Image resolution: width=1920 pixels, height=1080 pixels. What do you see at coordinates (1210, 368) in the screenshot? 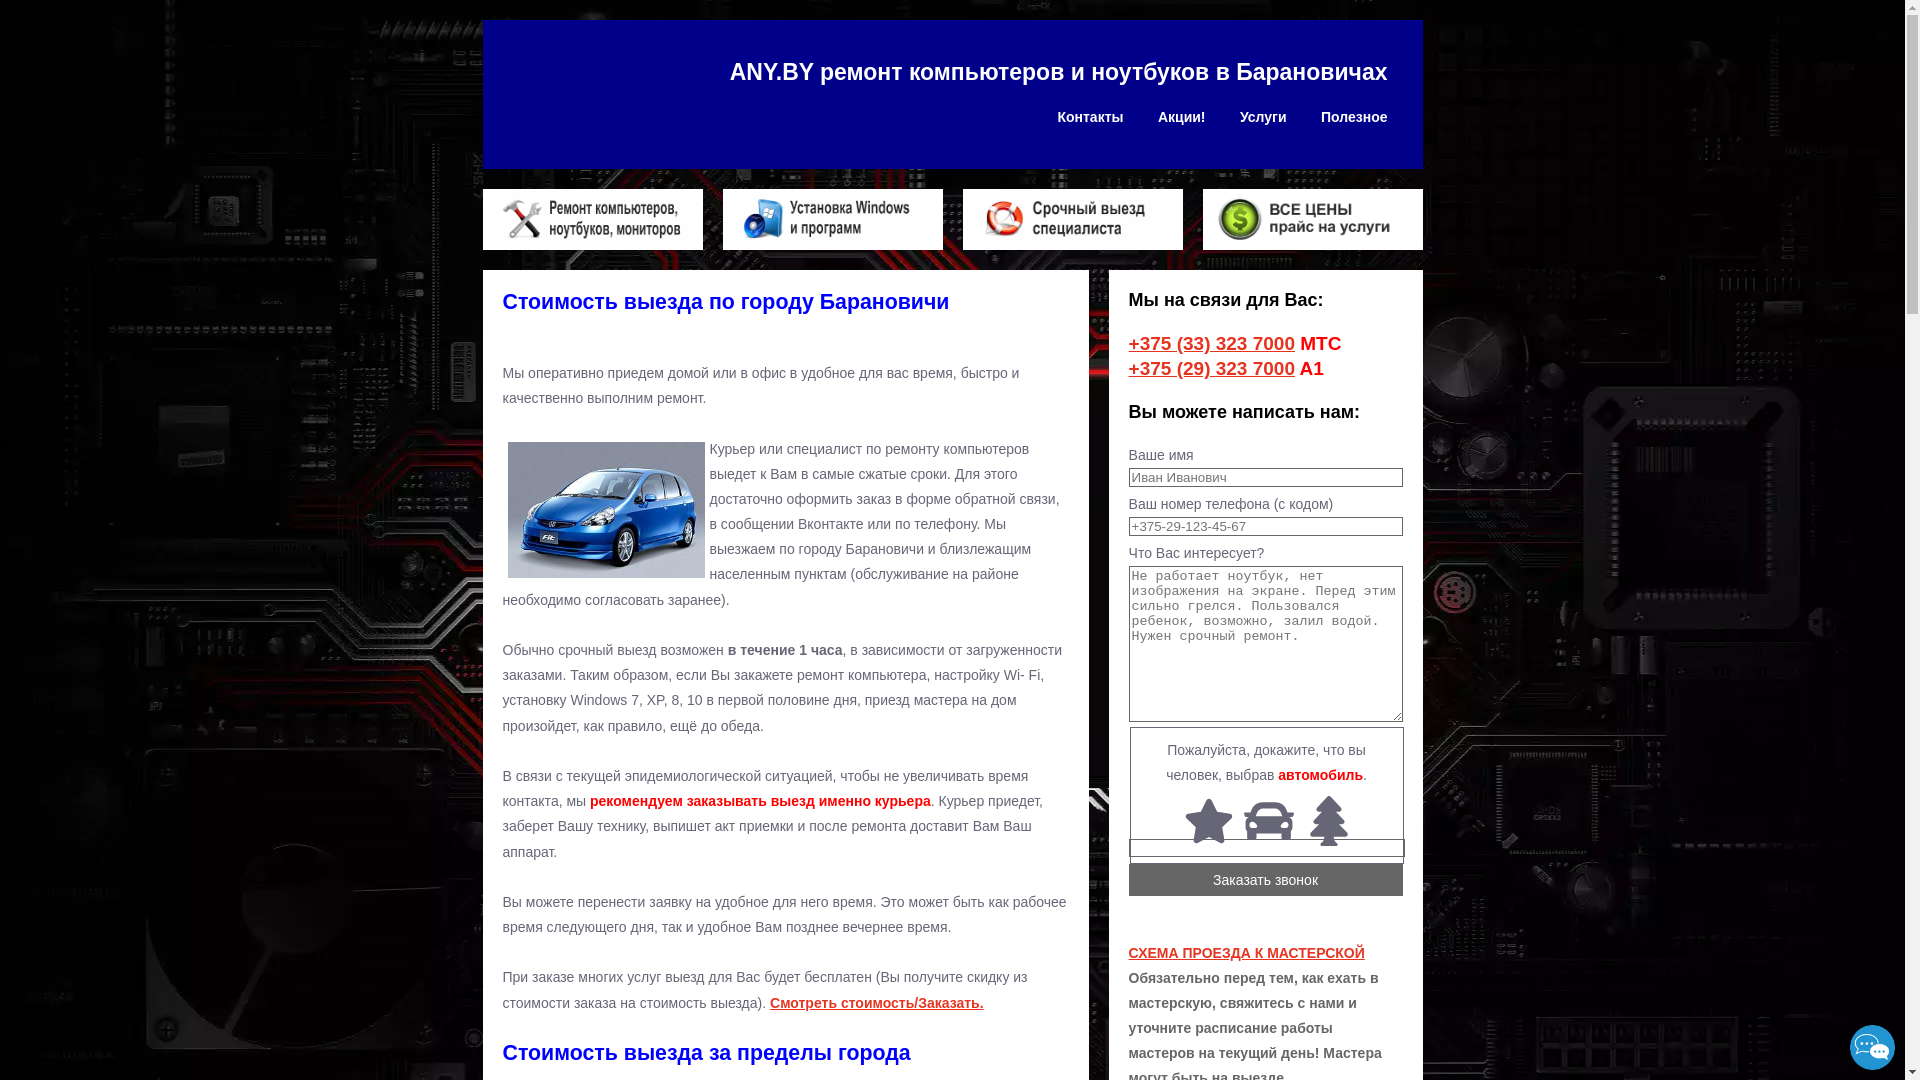
I see `'+375 (29) 323 7000'` at bounding box center [1210, 368].